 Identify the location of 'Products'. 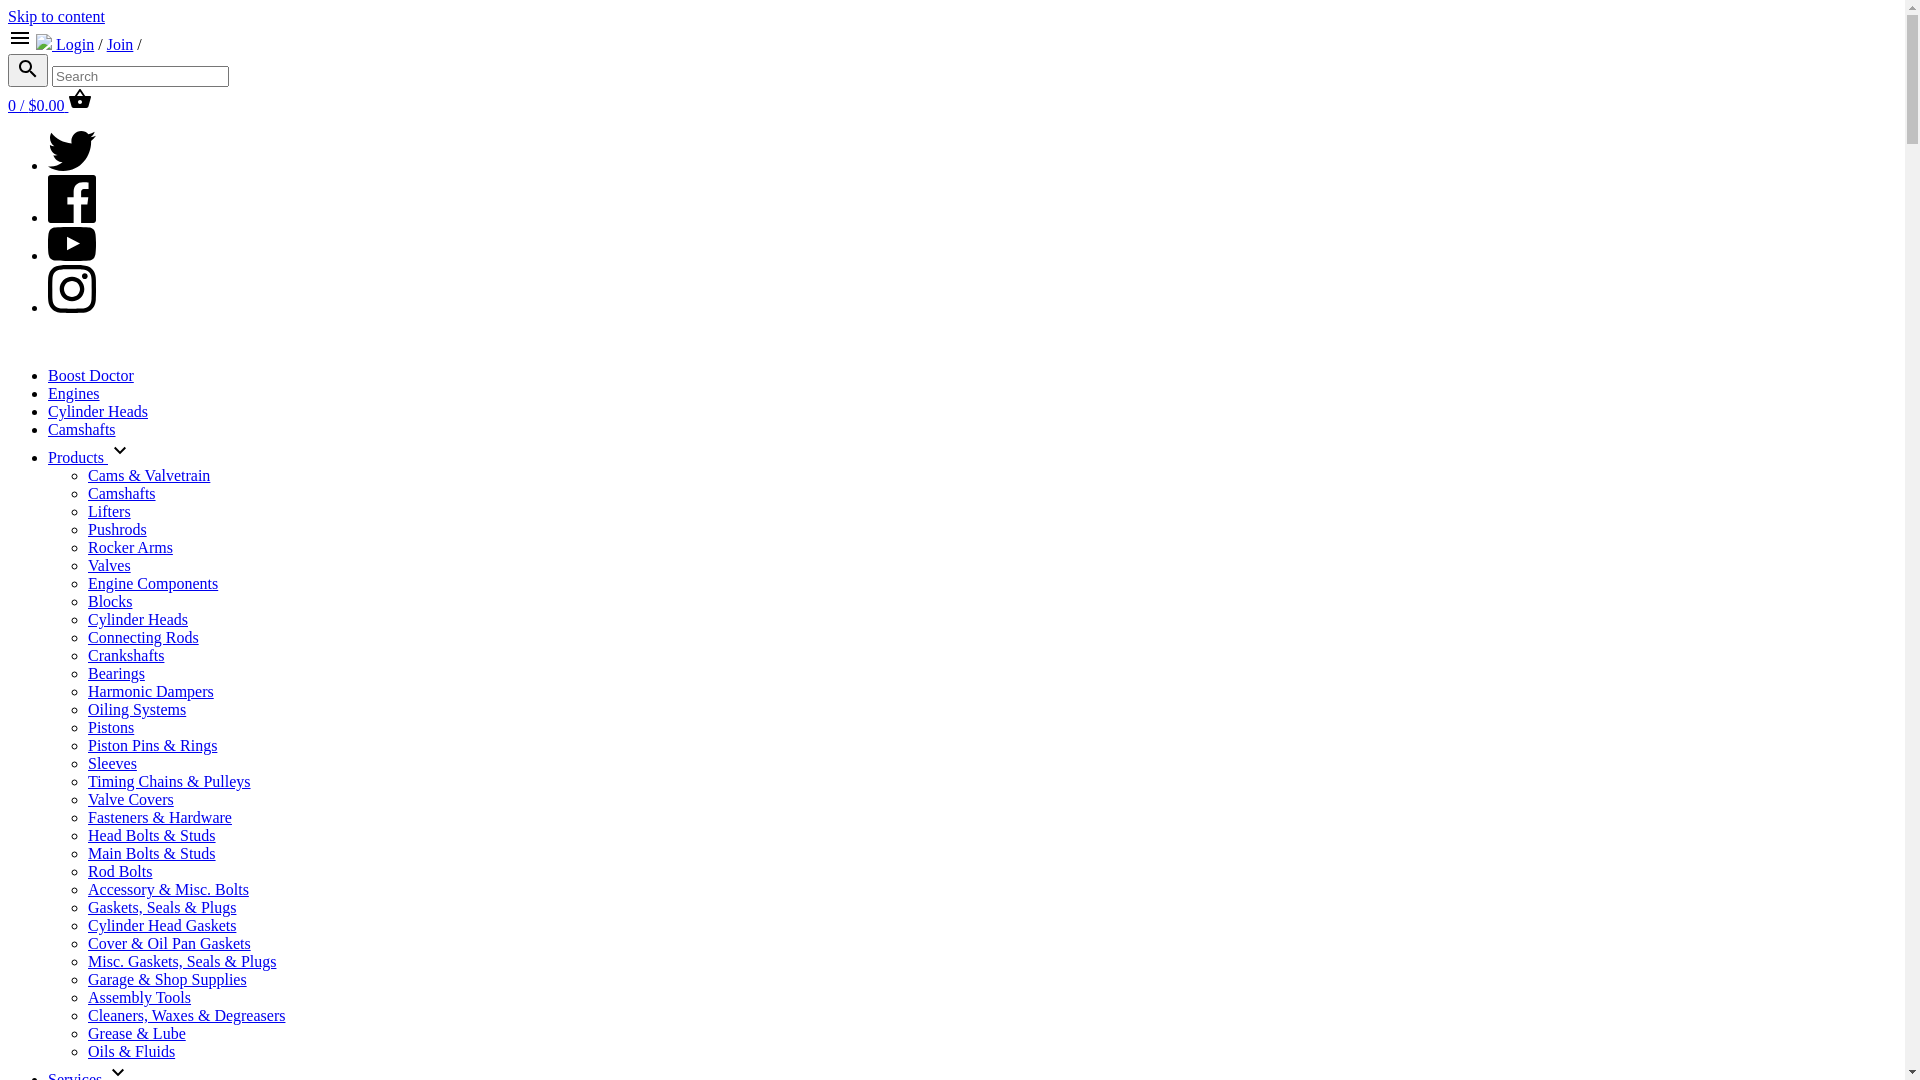
(89, 457).